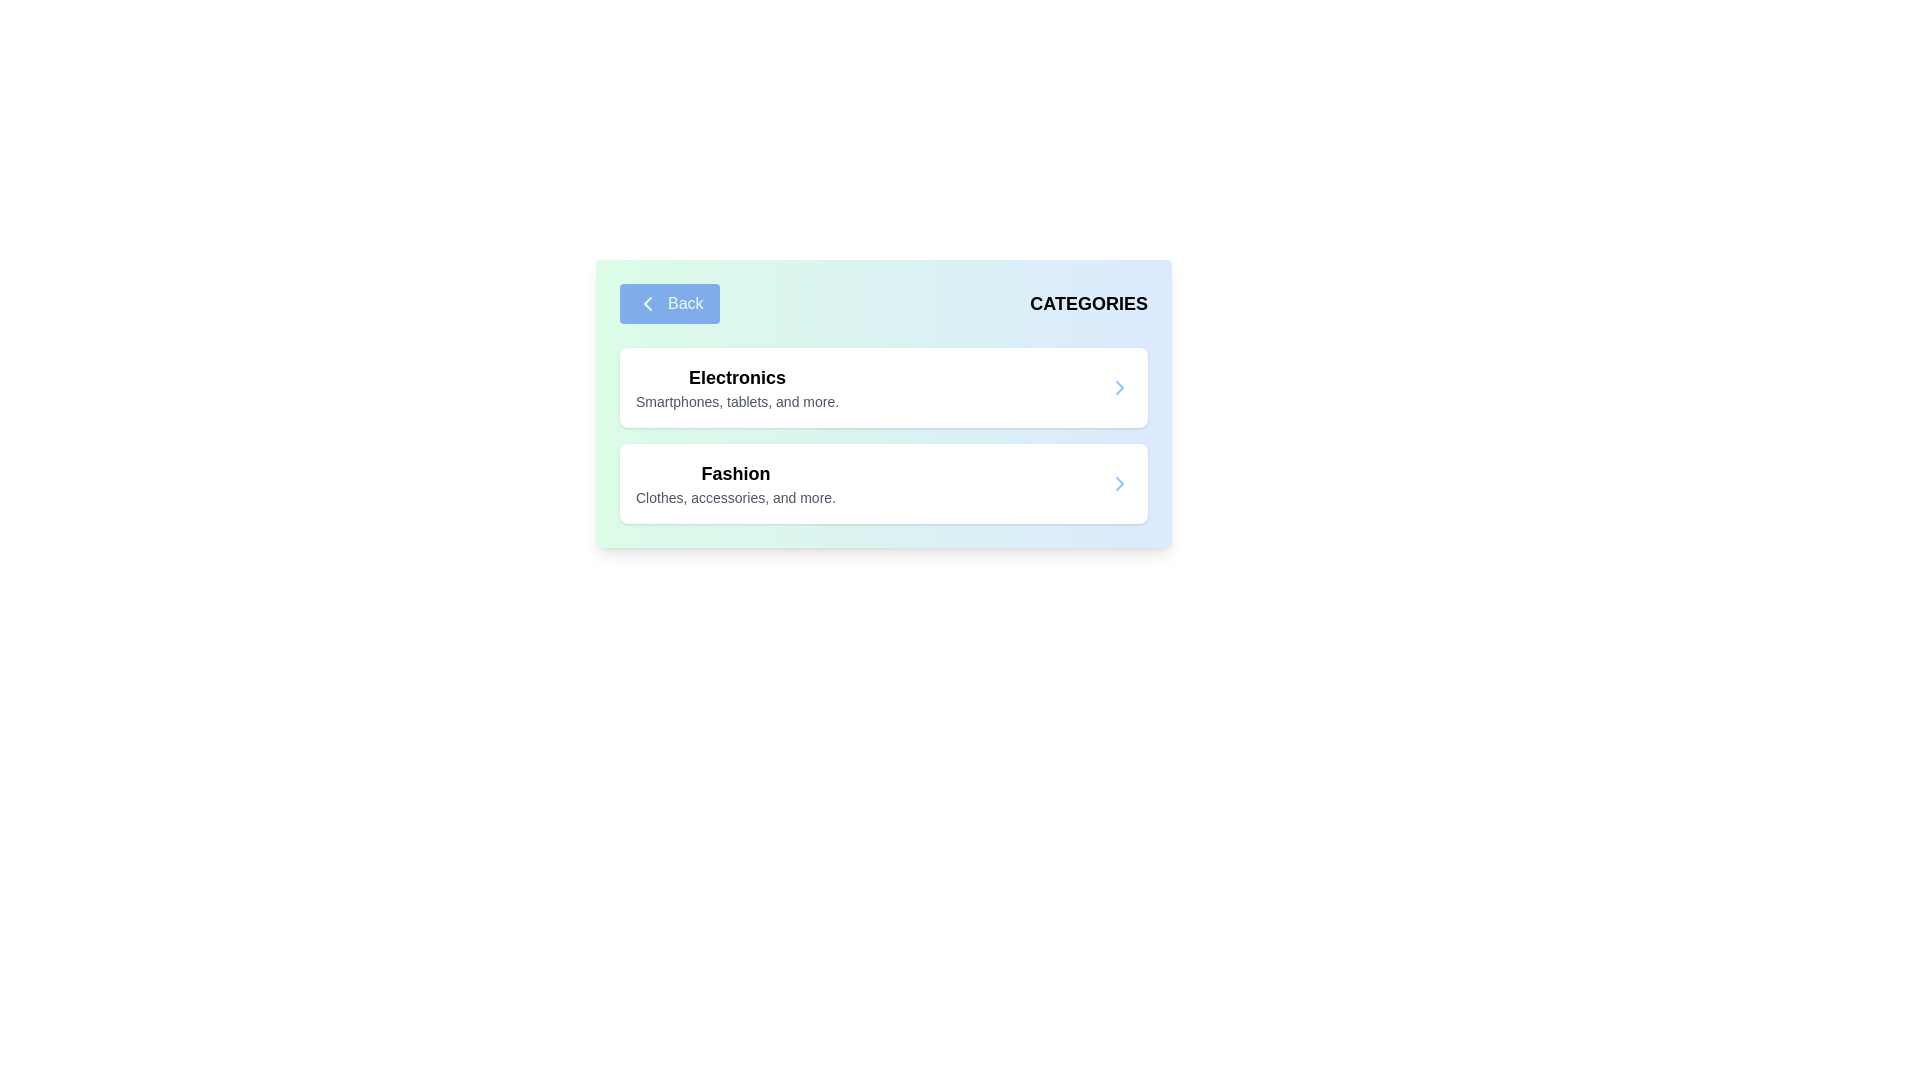 Image resolution: width=1920 pixels, height=1080 pixels. What do you see at coordinates (736, 401) in the screenshot?
I see `text label that displays 'Smartphones, tablets, and more.' located below the 'Electronics' title in the 'Categories' section` at bounding box center [736, 401].